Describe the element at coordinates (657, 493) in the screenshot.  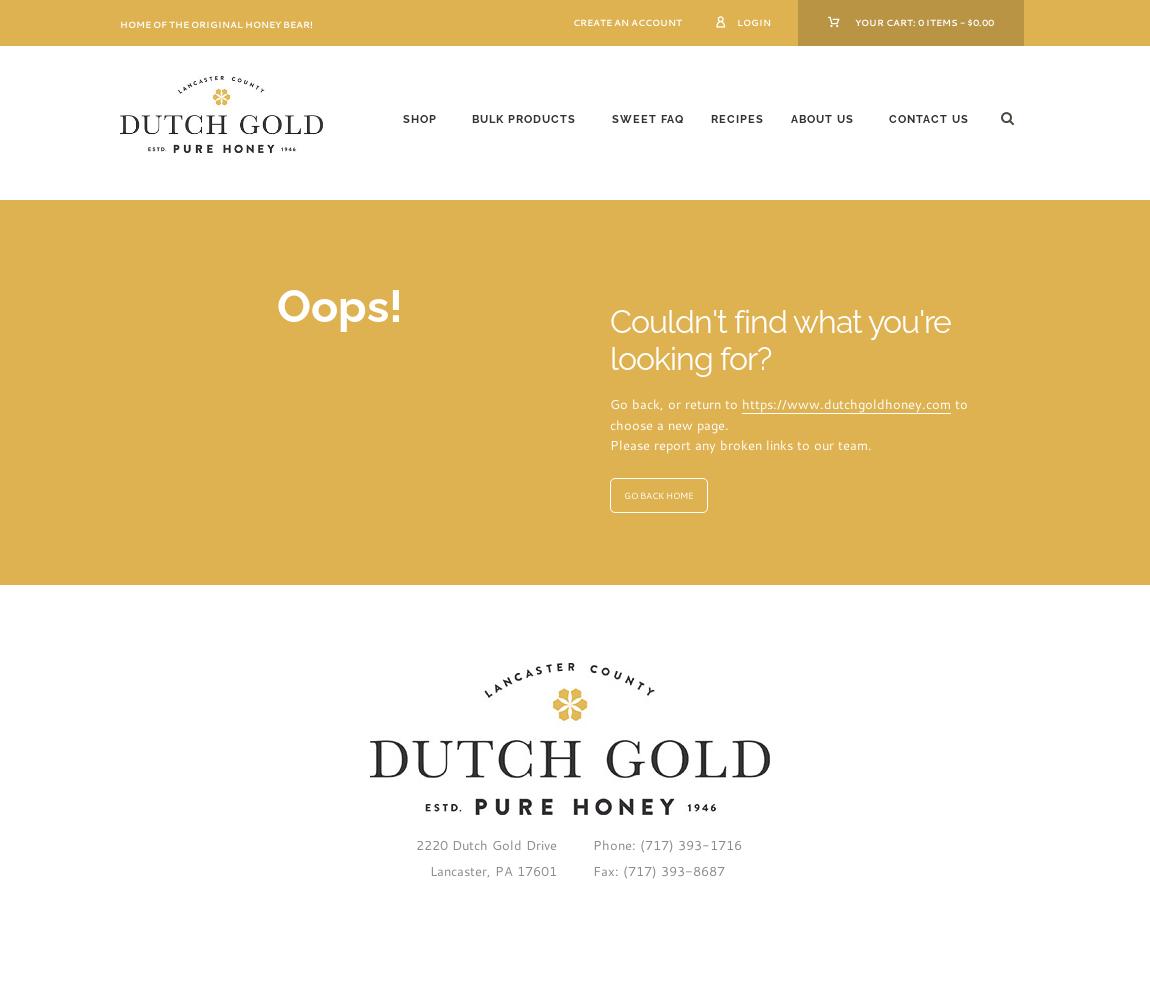
I see `'GO BACK HOME'` at that location.